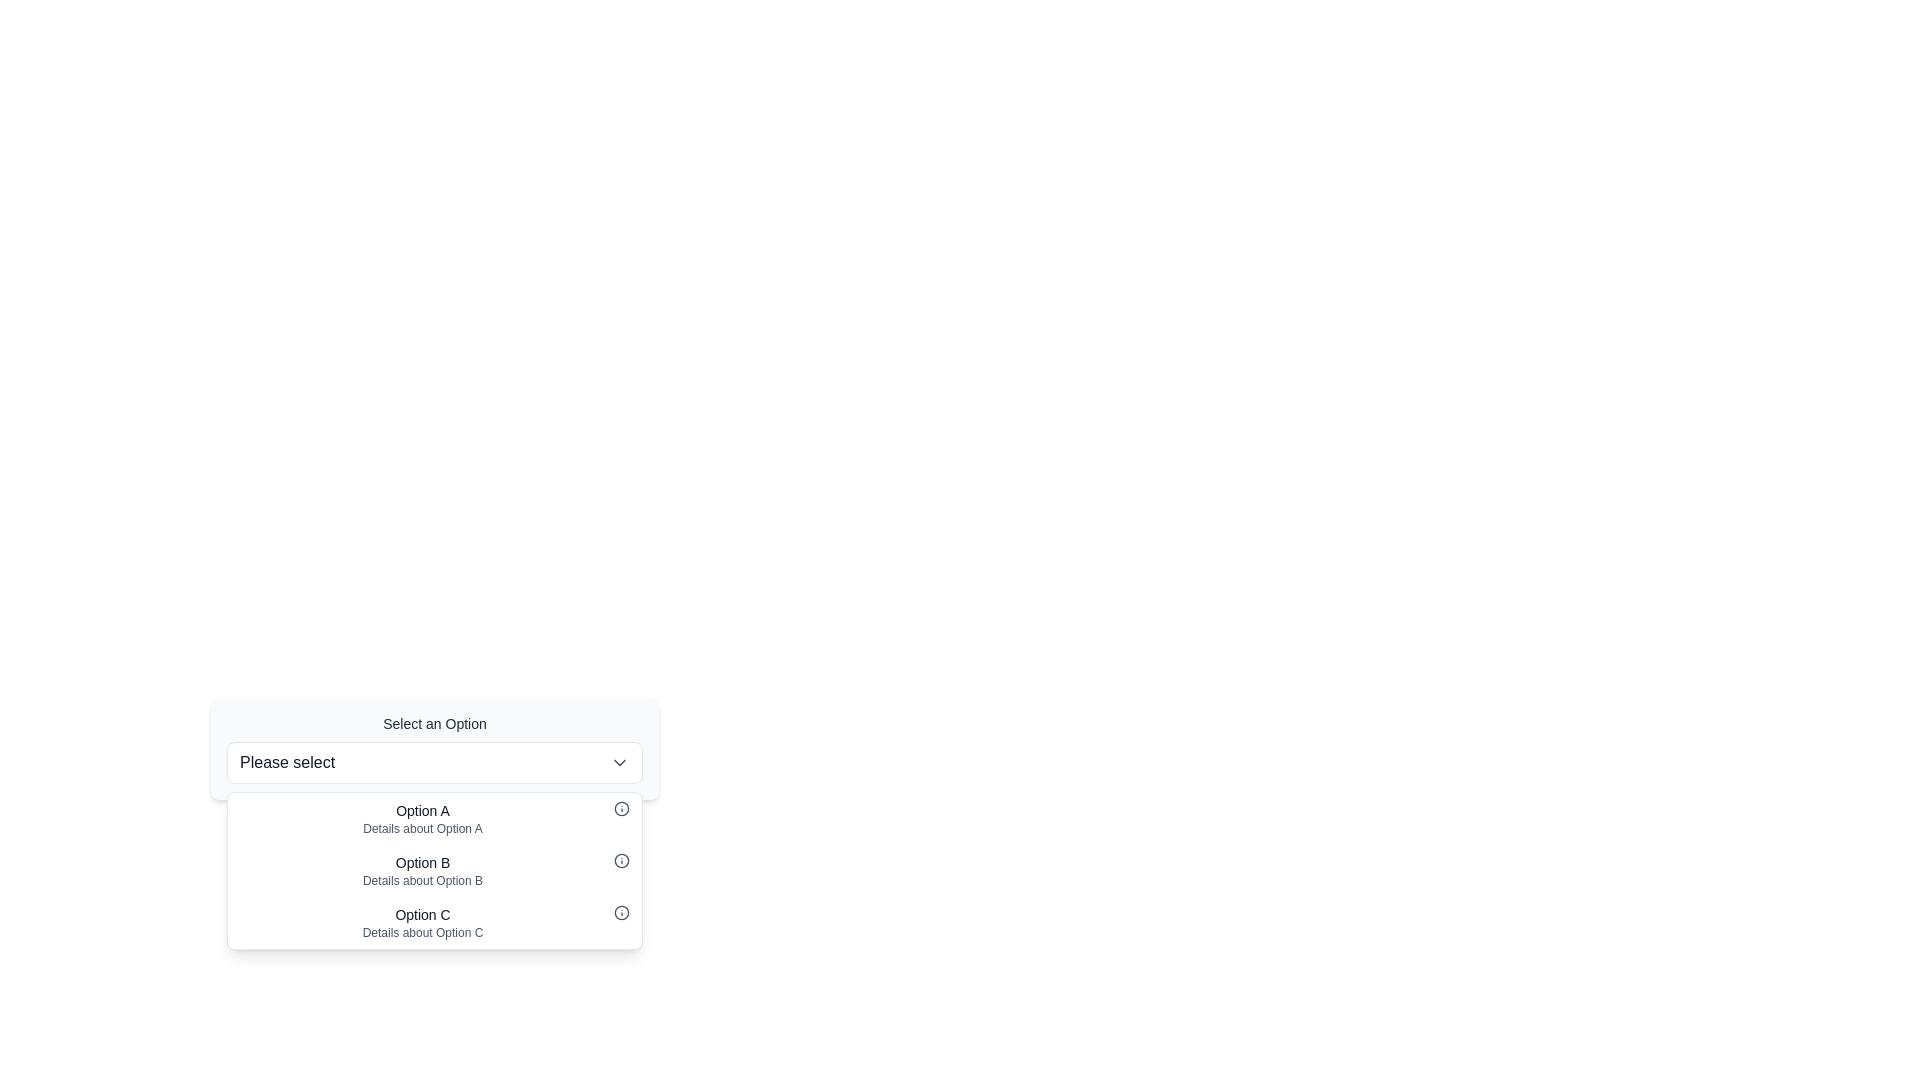 This screenshot has width=1920, height=1080. Describe the element at coordinates (434, 870) in the screenshot. I see `the second option in the dropdown menu, which represents 'Option B'` at that location.